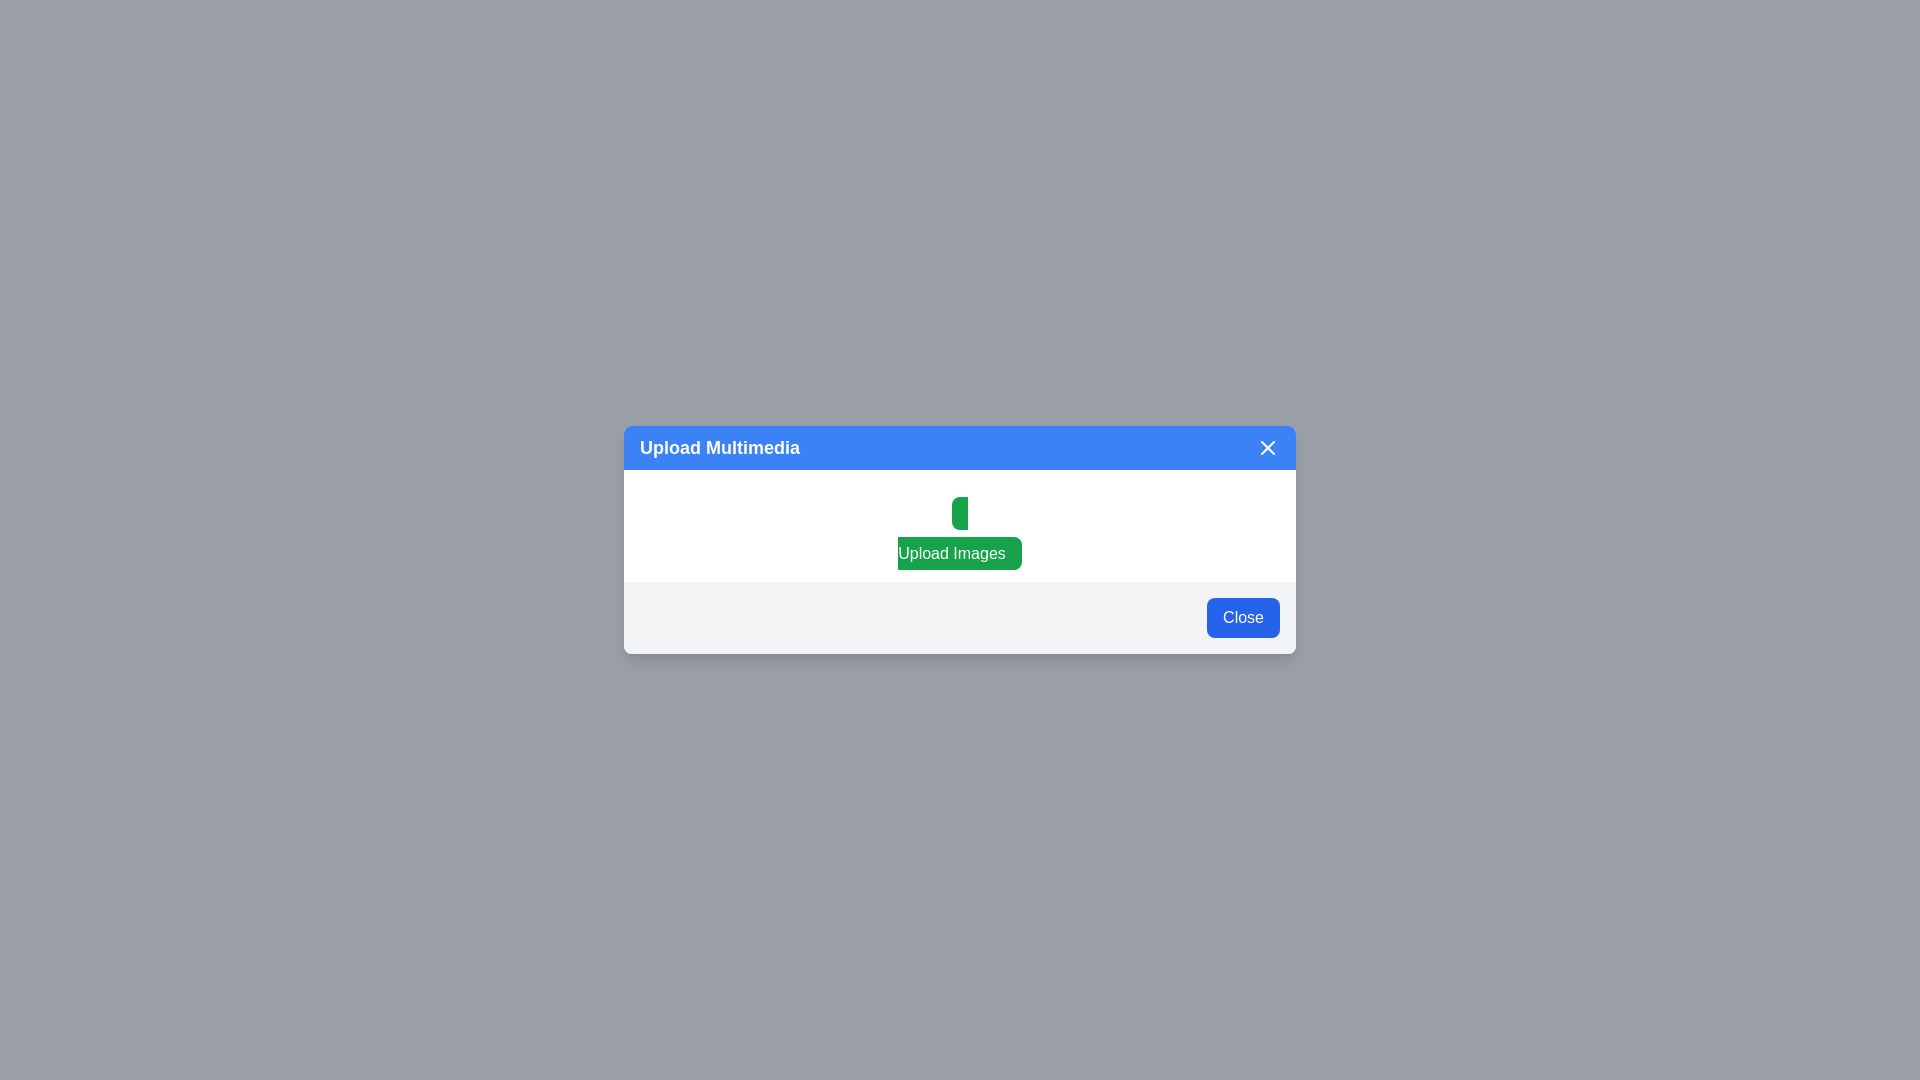 Image resolution: width=1920 pixels, height=1080 pixels. I want to click on the static text label displaying the title 'Upload Multimedia' located on the blue header of the modal window, so click(720, 446).